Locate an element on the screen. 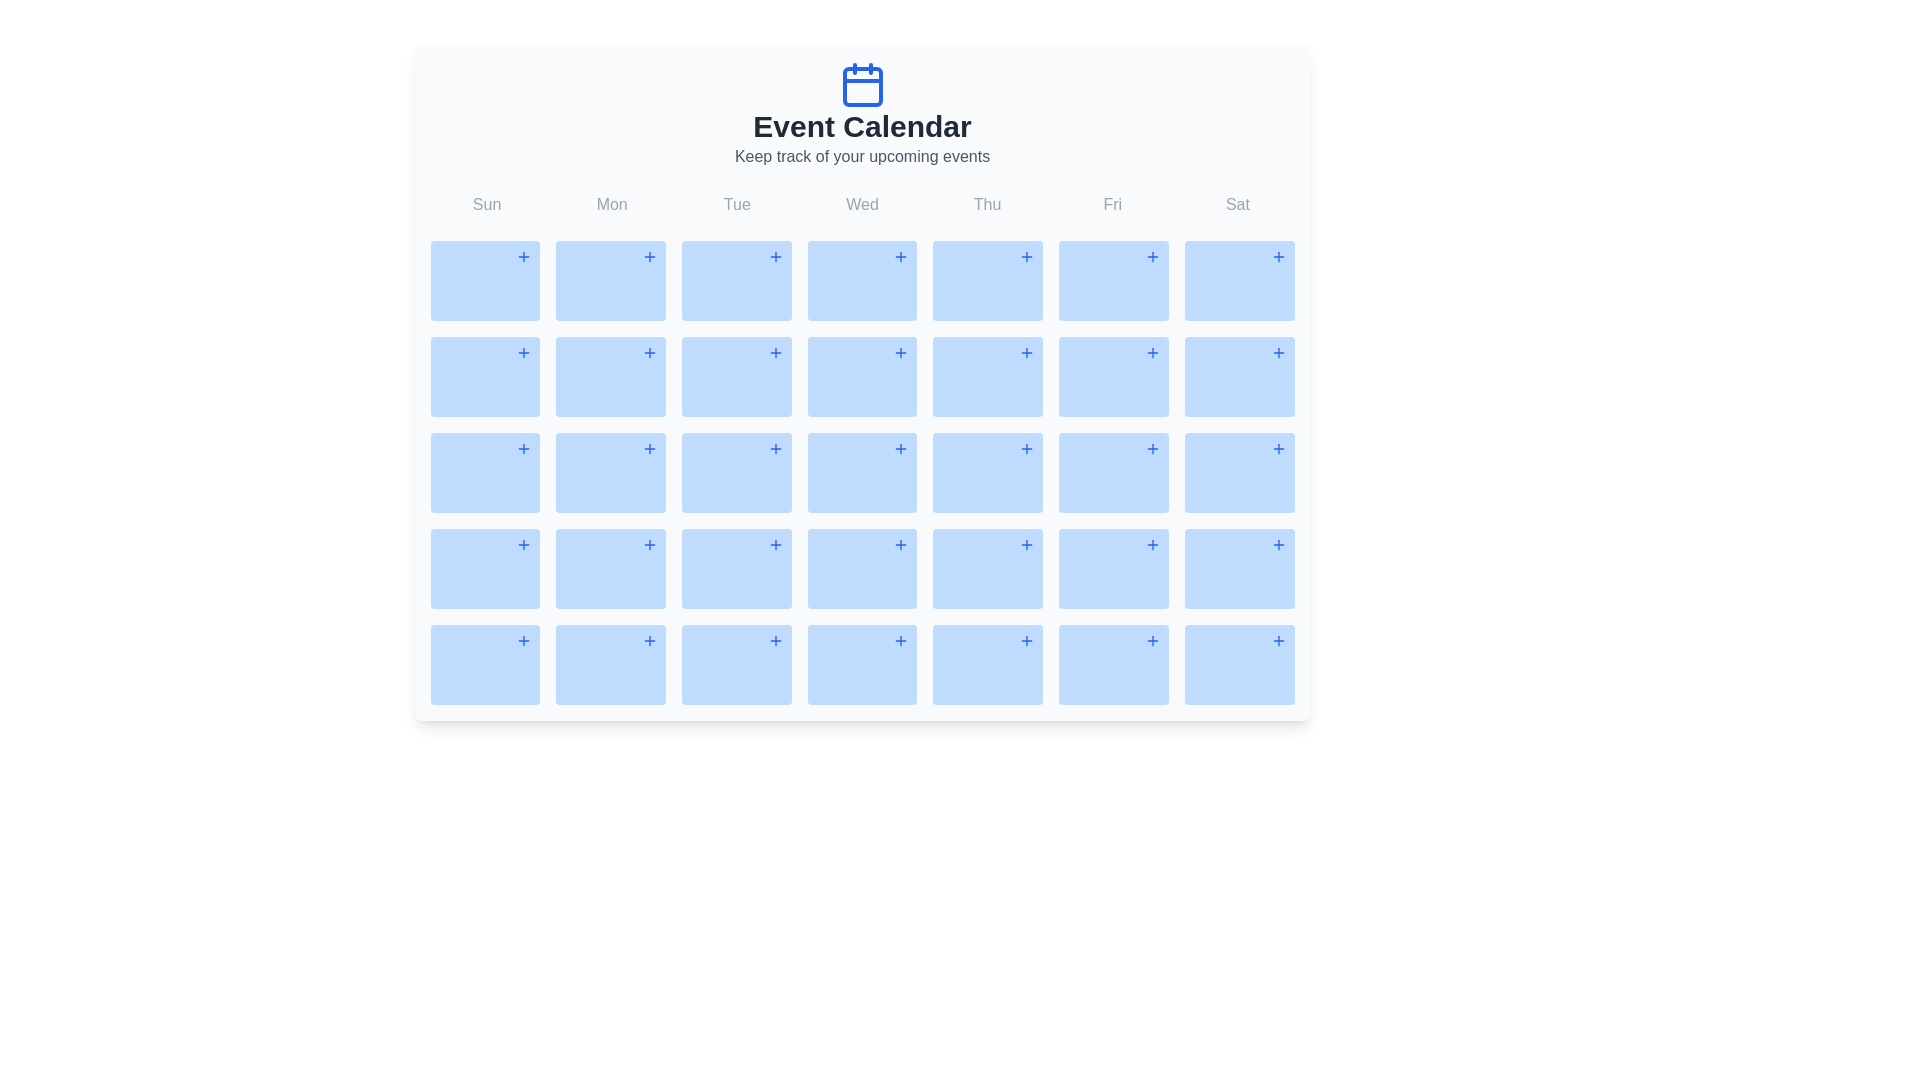  the small blue plus sign icon located at the top-right corner of the light blue rectangular card in the bottom row, fourth column of the calendar grid is located at coordinates (774, 640).